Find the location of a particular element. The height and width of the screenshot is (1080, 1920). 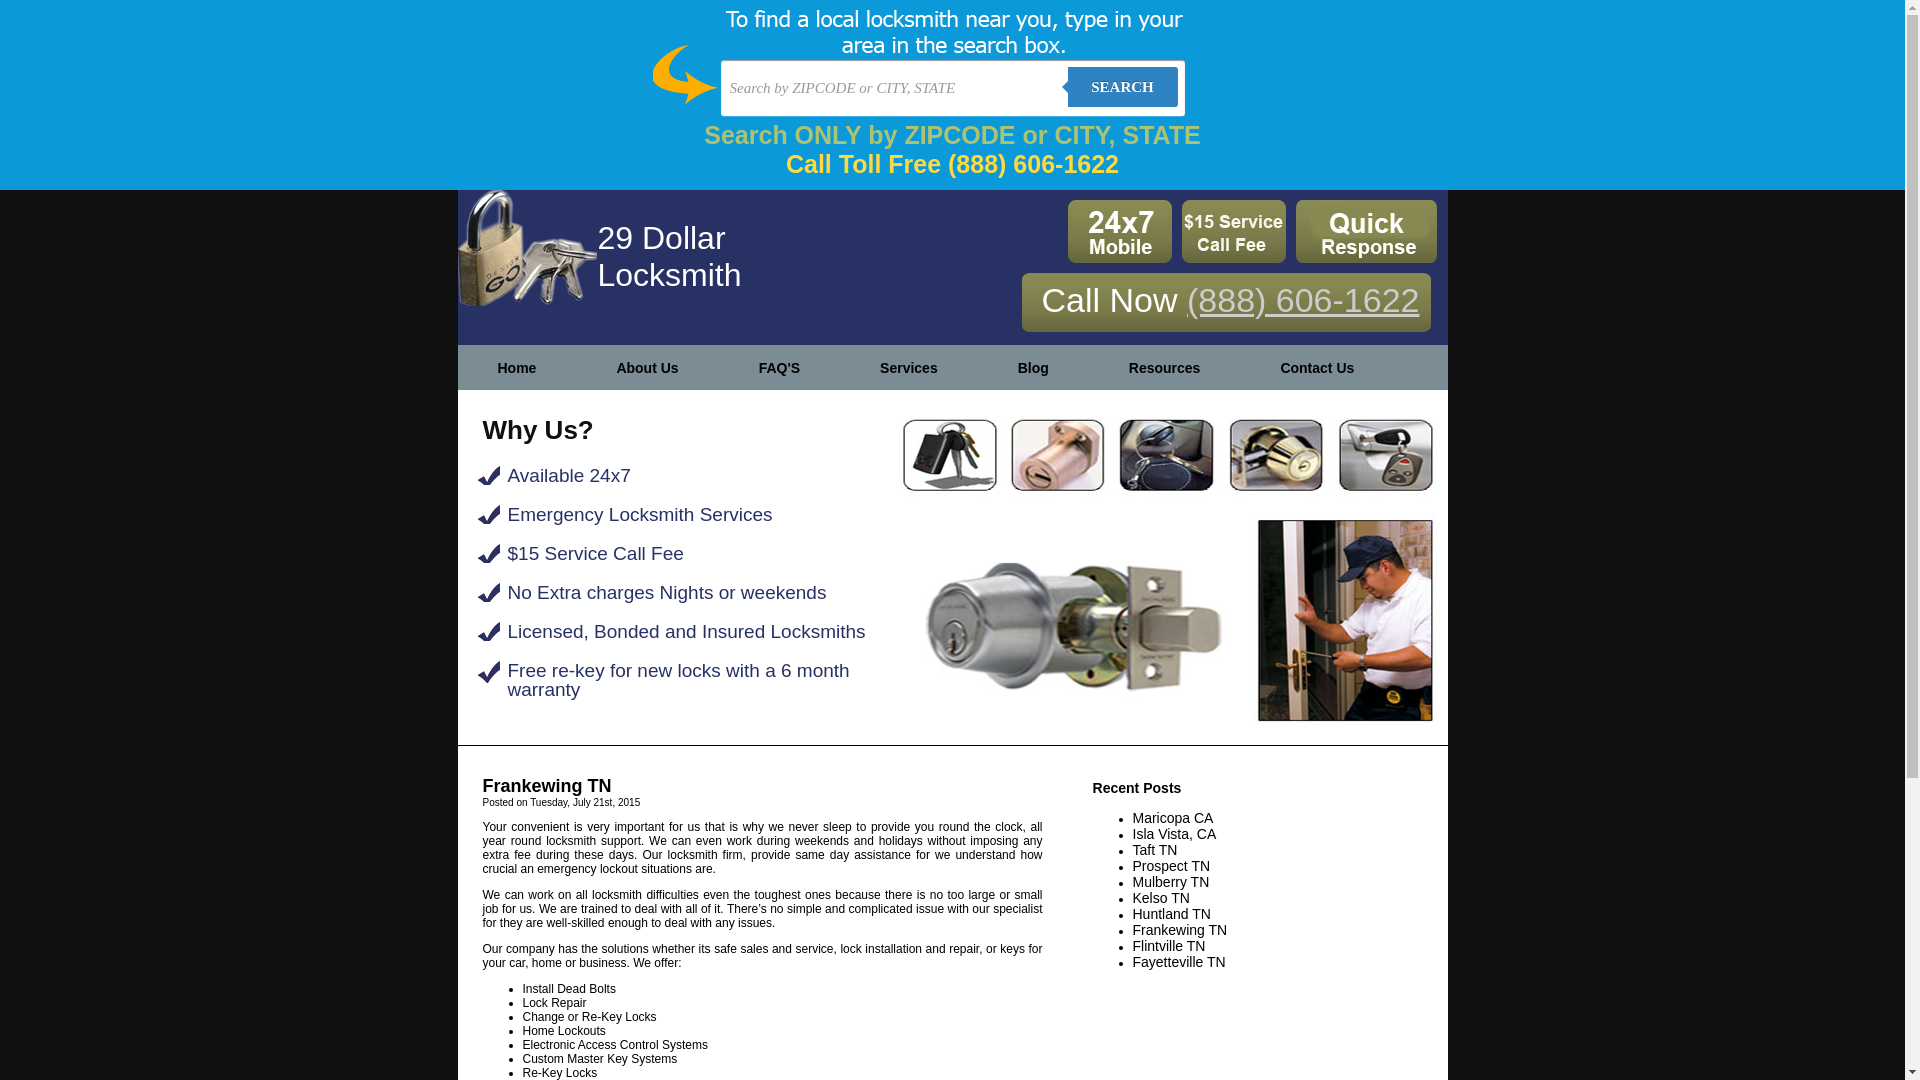

'(888) 606-1622' is located at coordinates (1303, 300).